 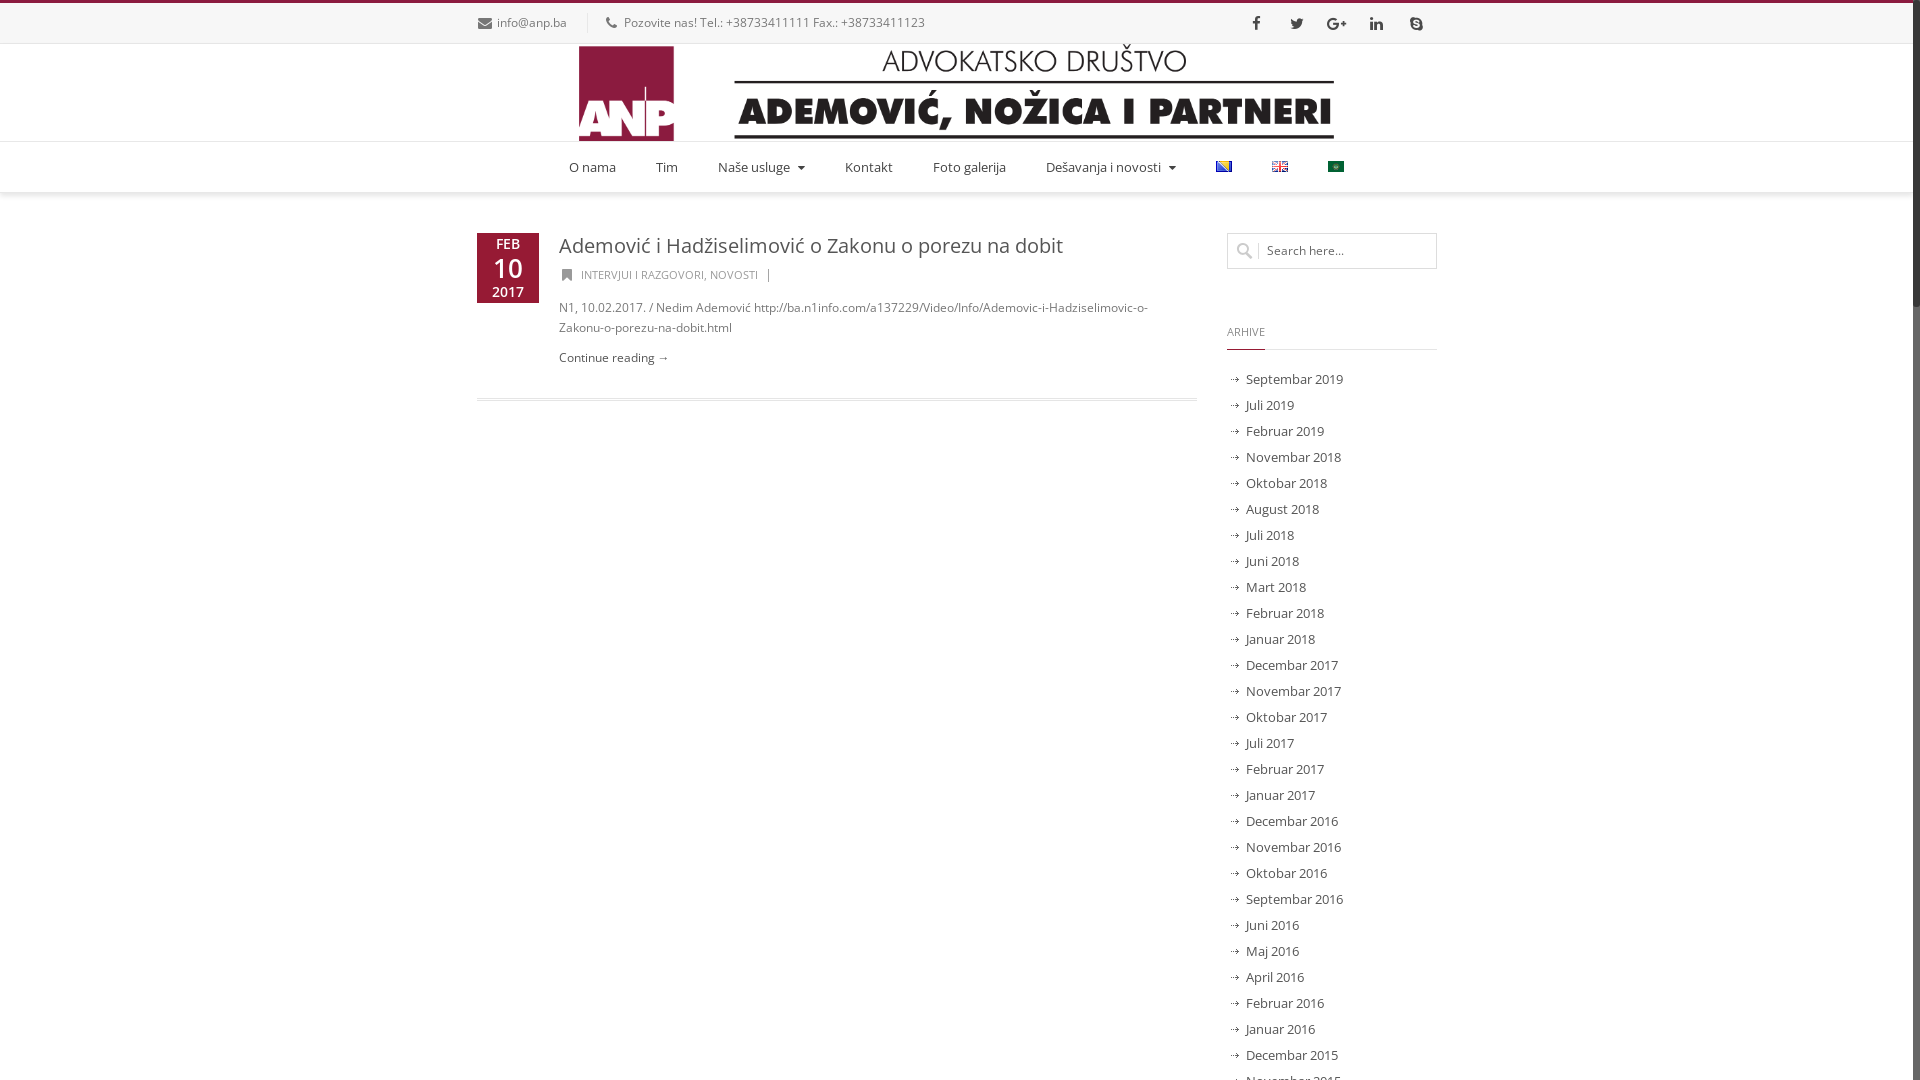 I want to click on 'Decembar 2015', so click(x=1228, y=1054).